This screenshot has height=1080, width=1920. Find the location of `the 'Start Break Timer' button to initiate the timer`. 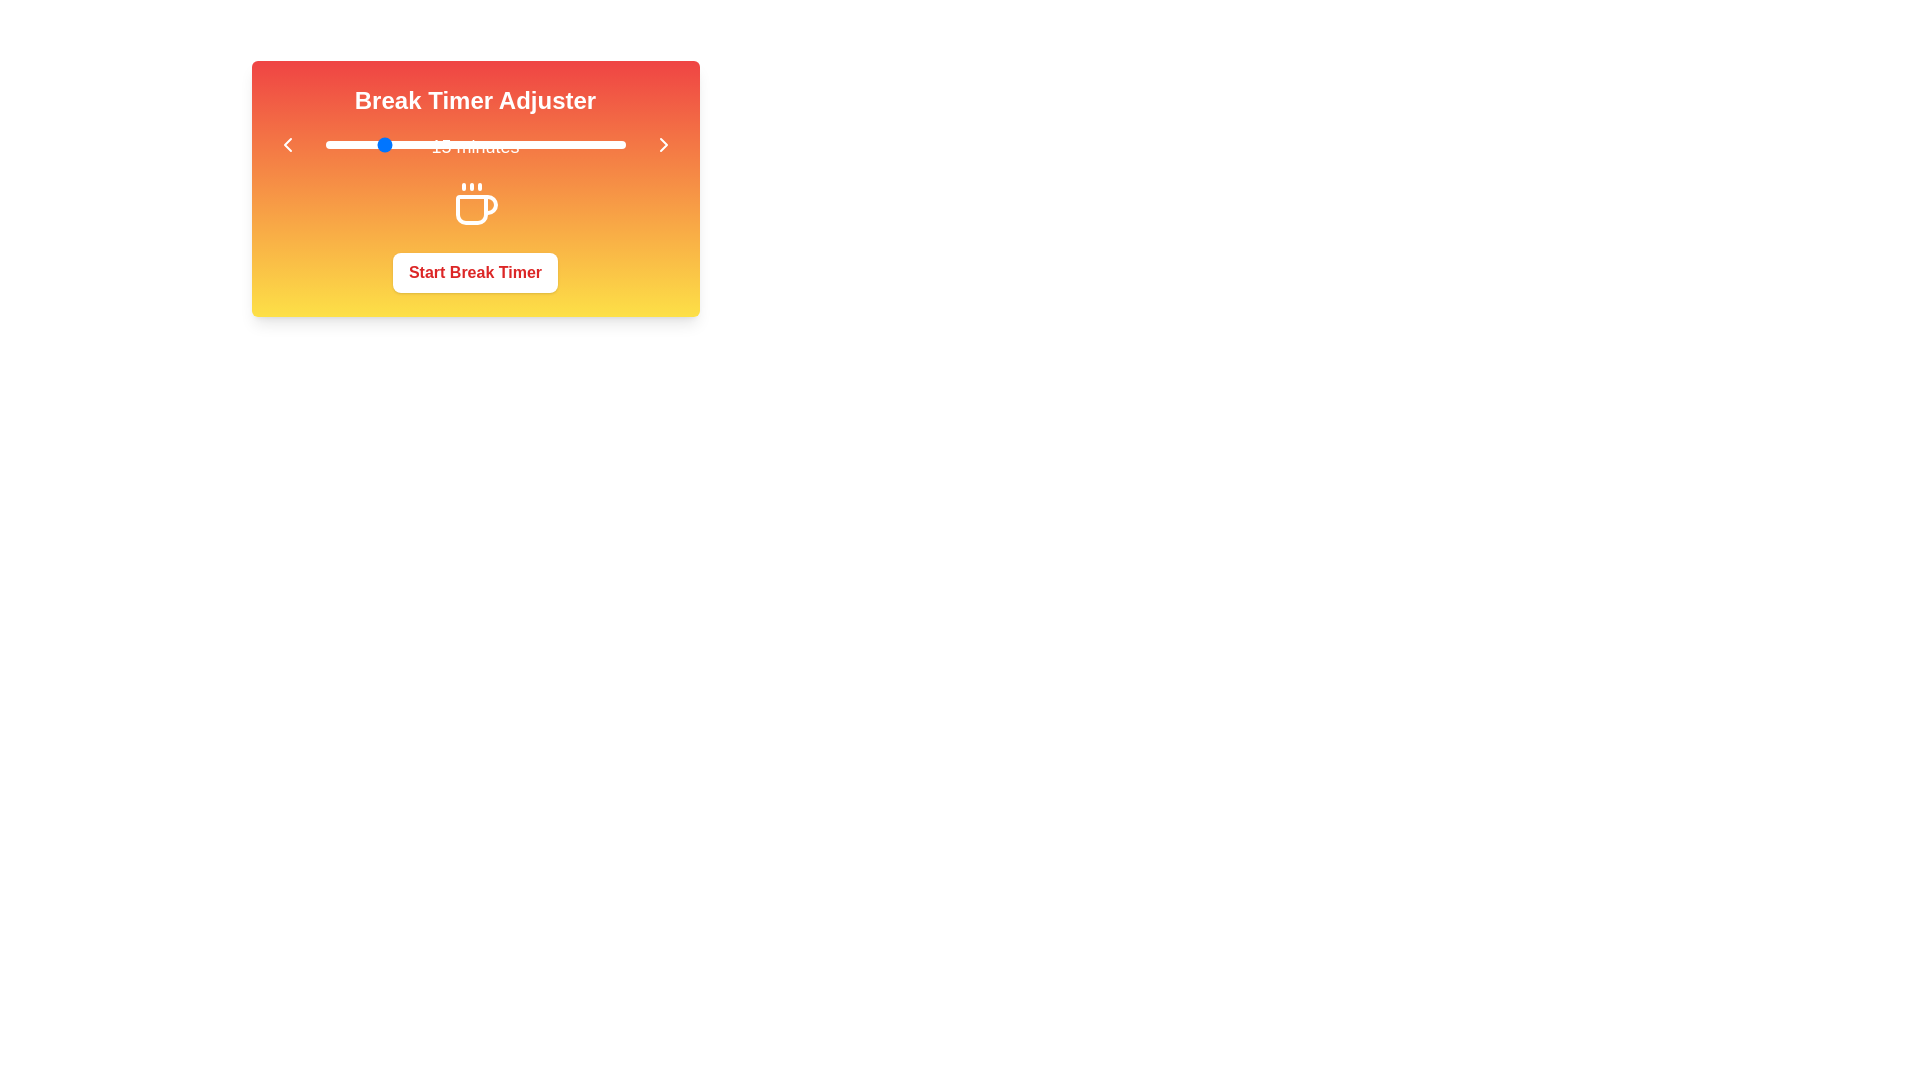

the 'Start Break Timer' button to initiate the timer is located at coordinates (474, 273).